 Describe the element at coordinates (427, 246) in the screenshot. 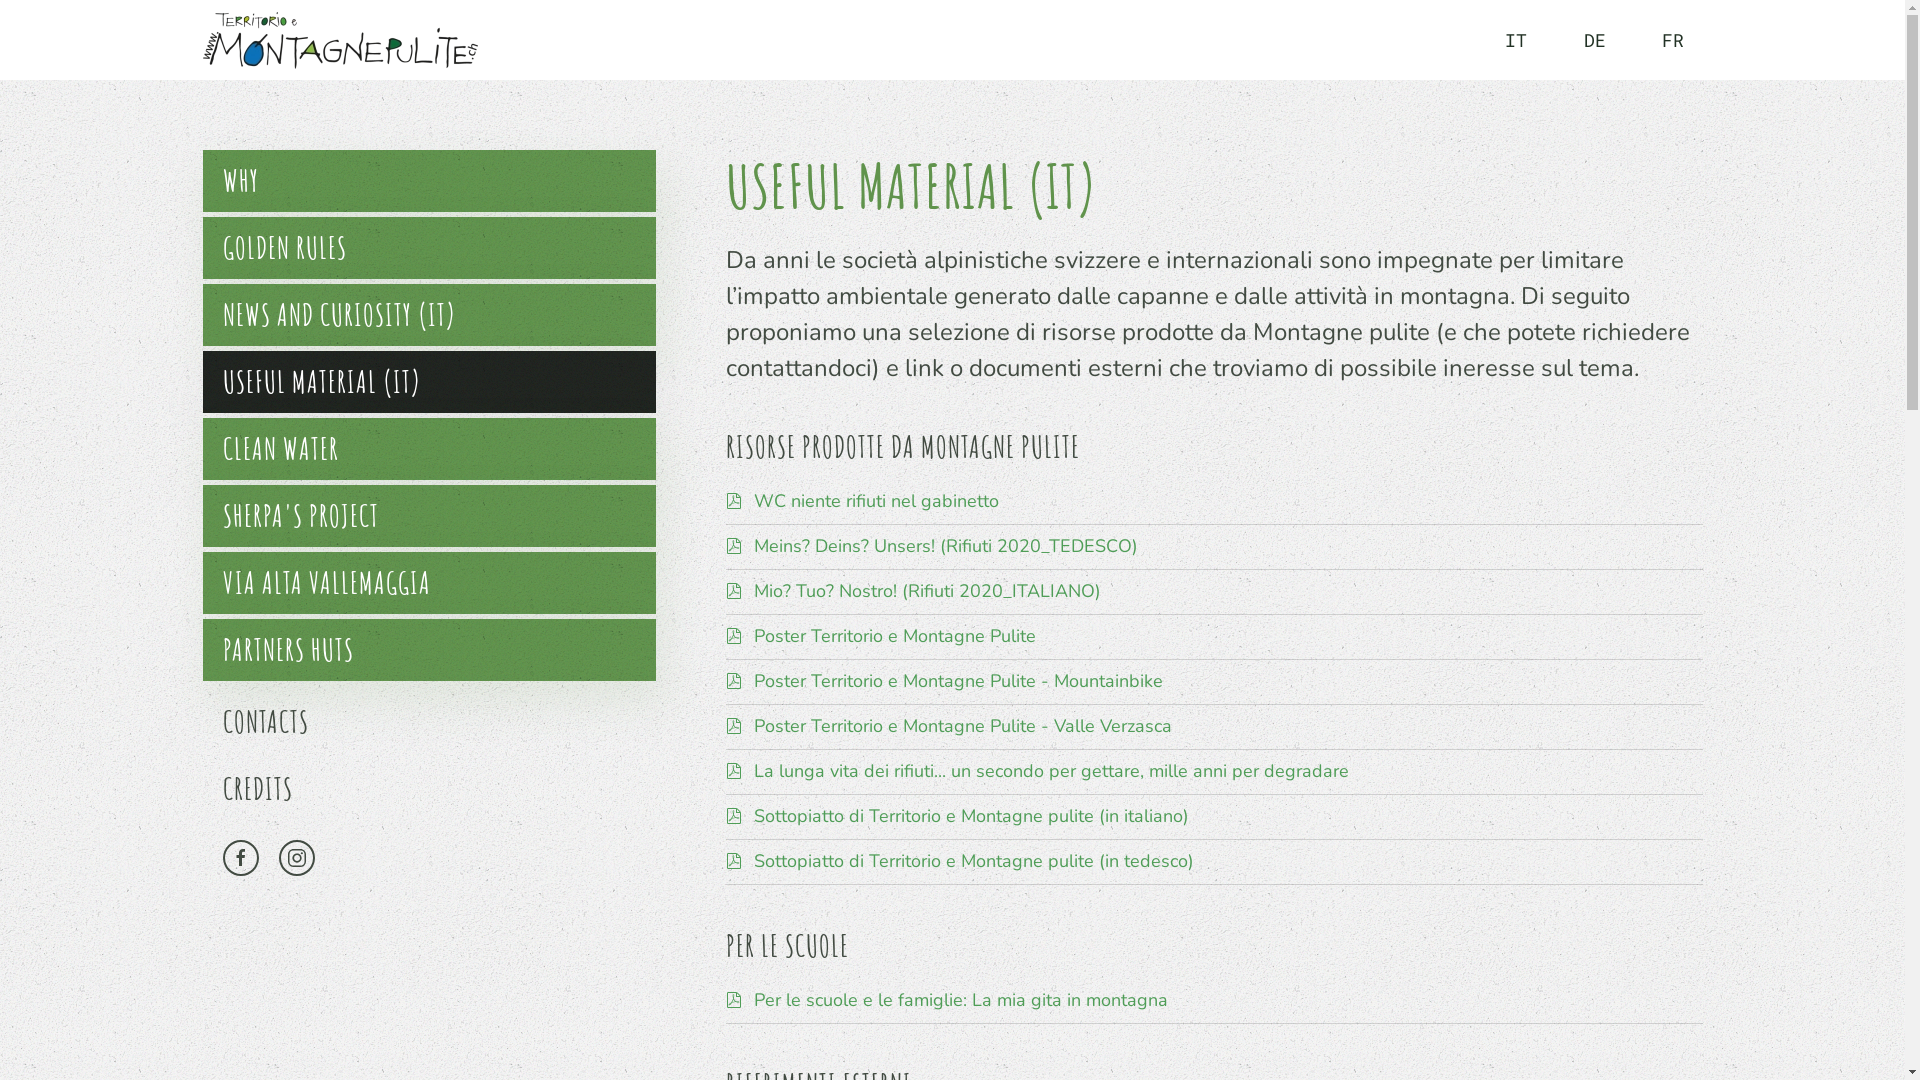

I see `'GOLDEN RULES'` at that location.